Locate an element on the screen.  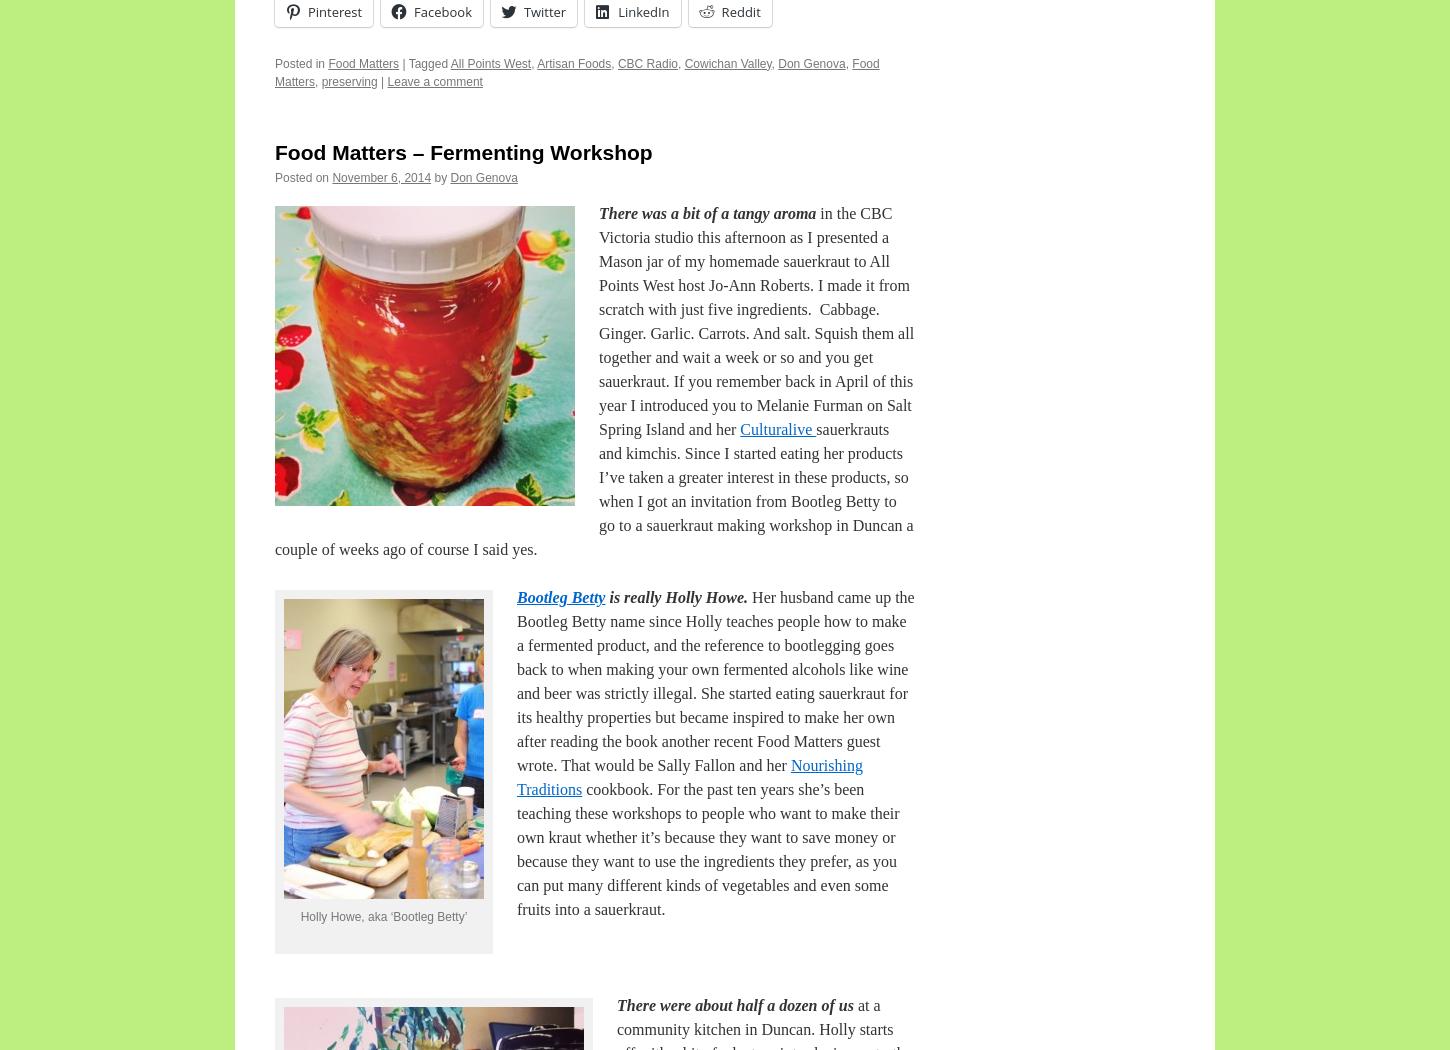
'Twitter' is located at coordinates (545, 11).